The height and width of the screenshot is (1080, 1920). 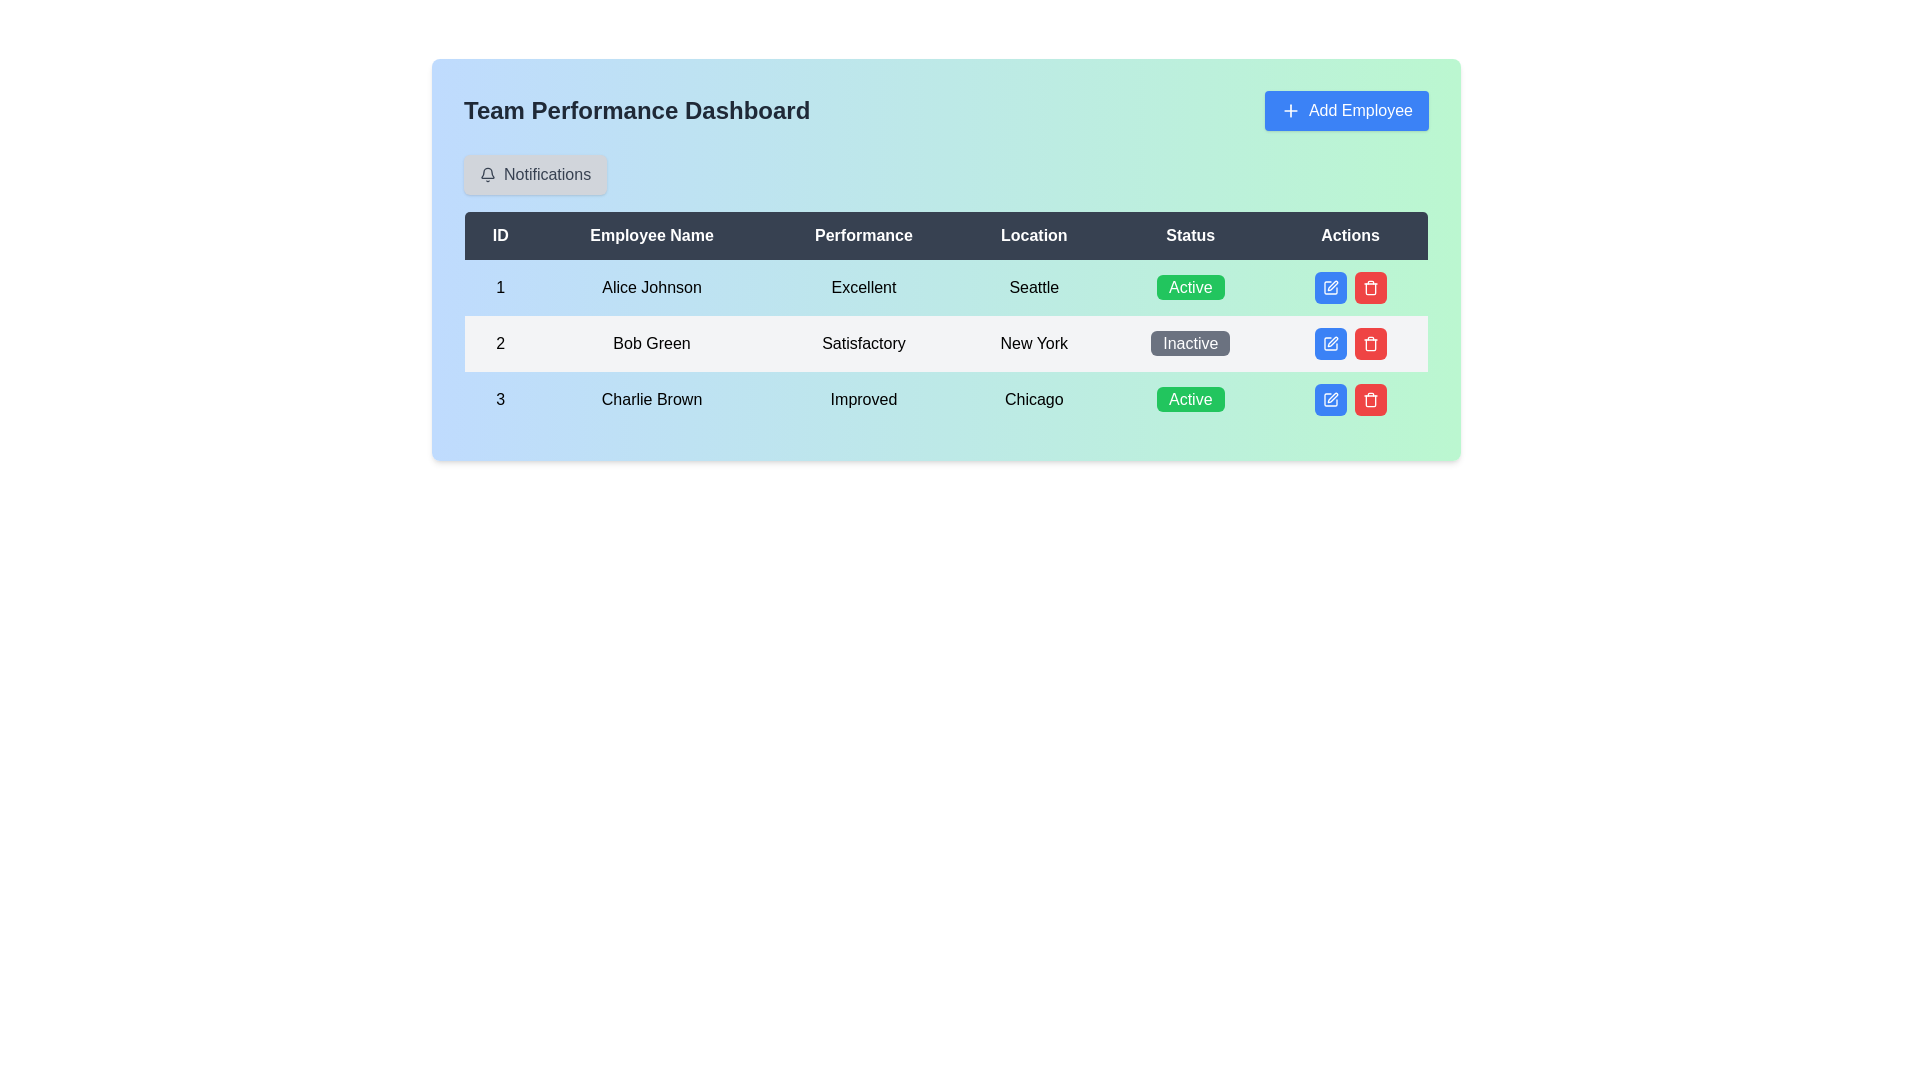 I want to click on the label for the third row in the employee data table, which serves as an identifier under the 'ID' column, so click(x=500, y=400).